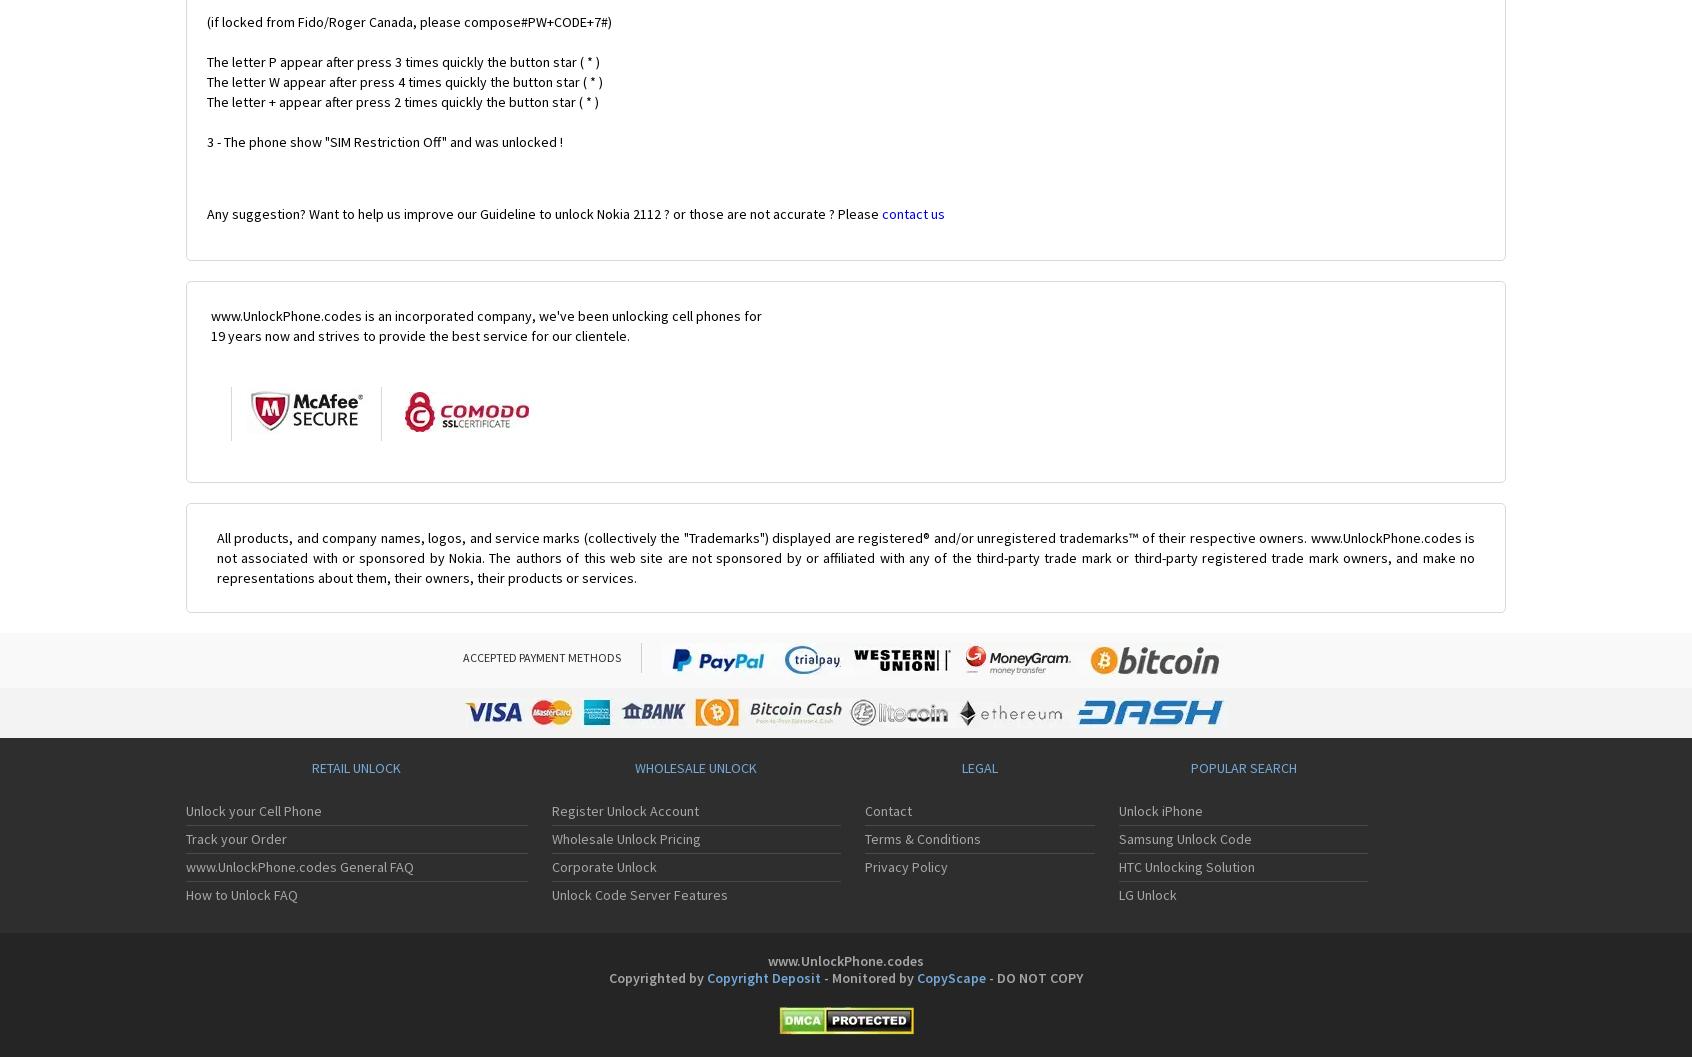  Describe the element at coordinates (912, 214) in the screenshot. I see `'contact us'` at that location.